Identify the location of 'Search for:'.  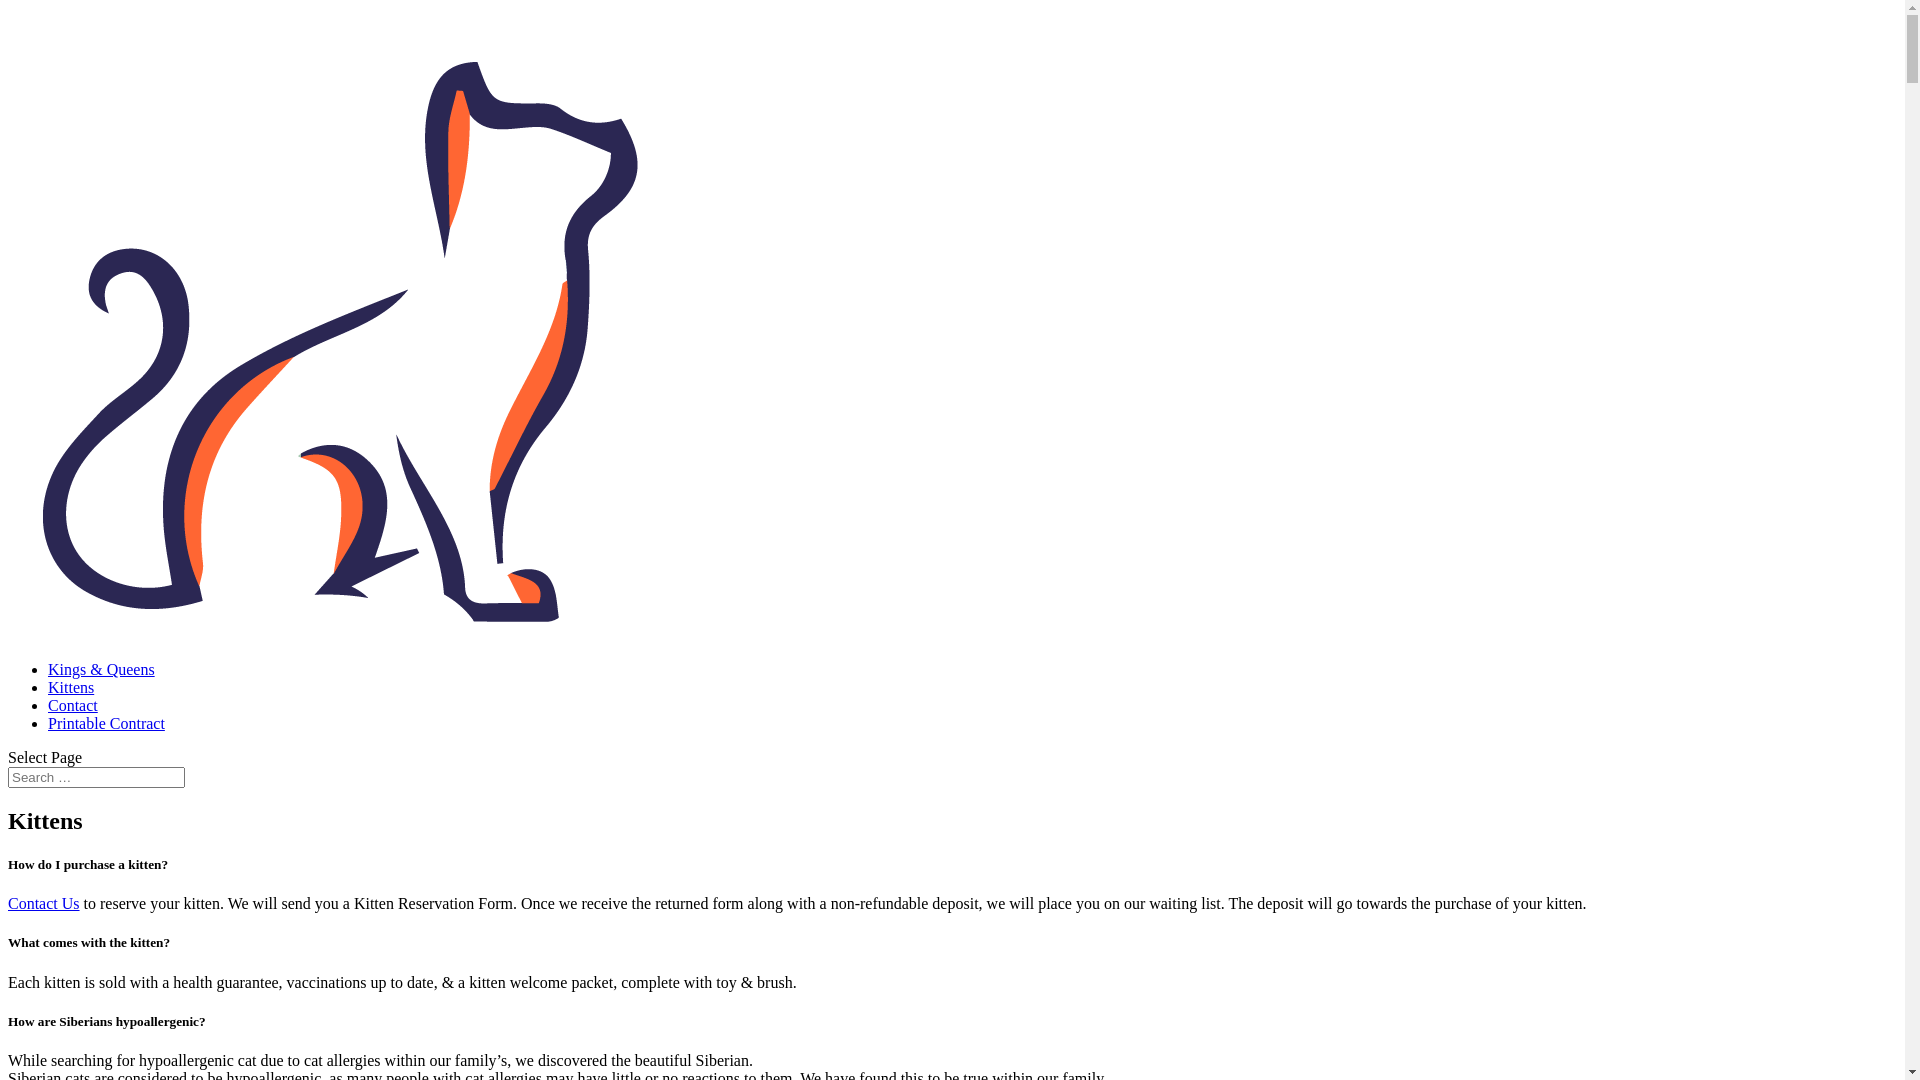
(95, 776).